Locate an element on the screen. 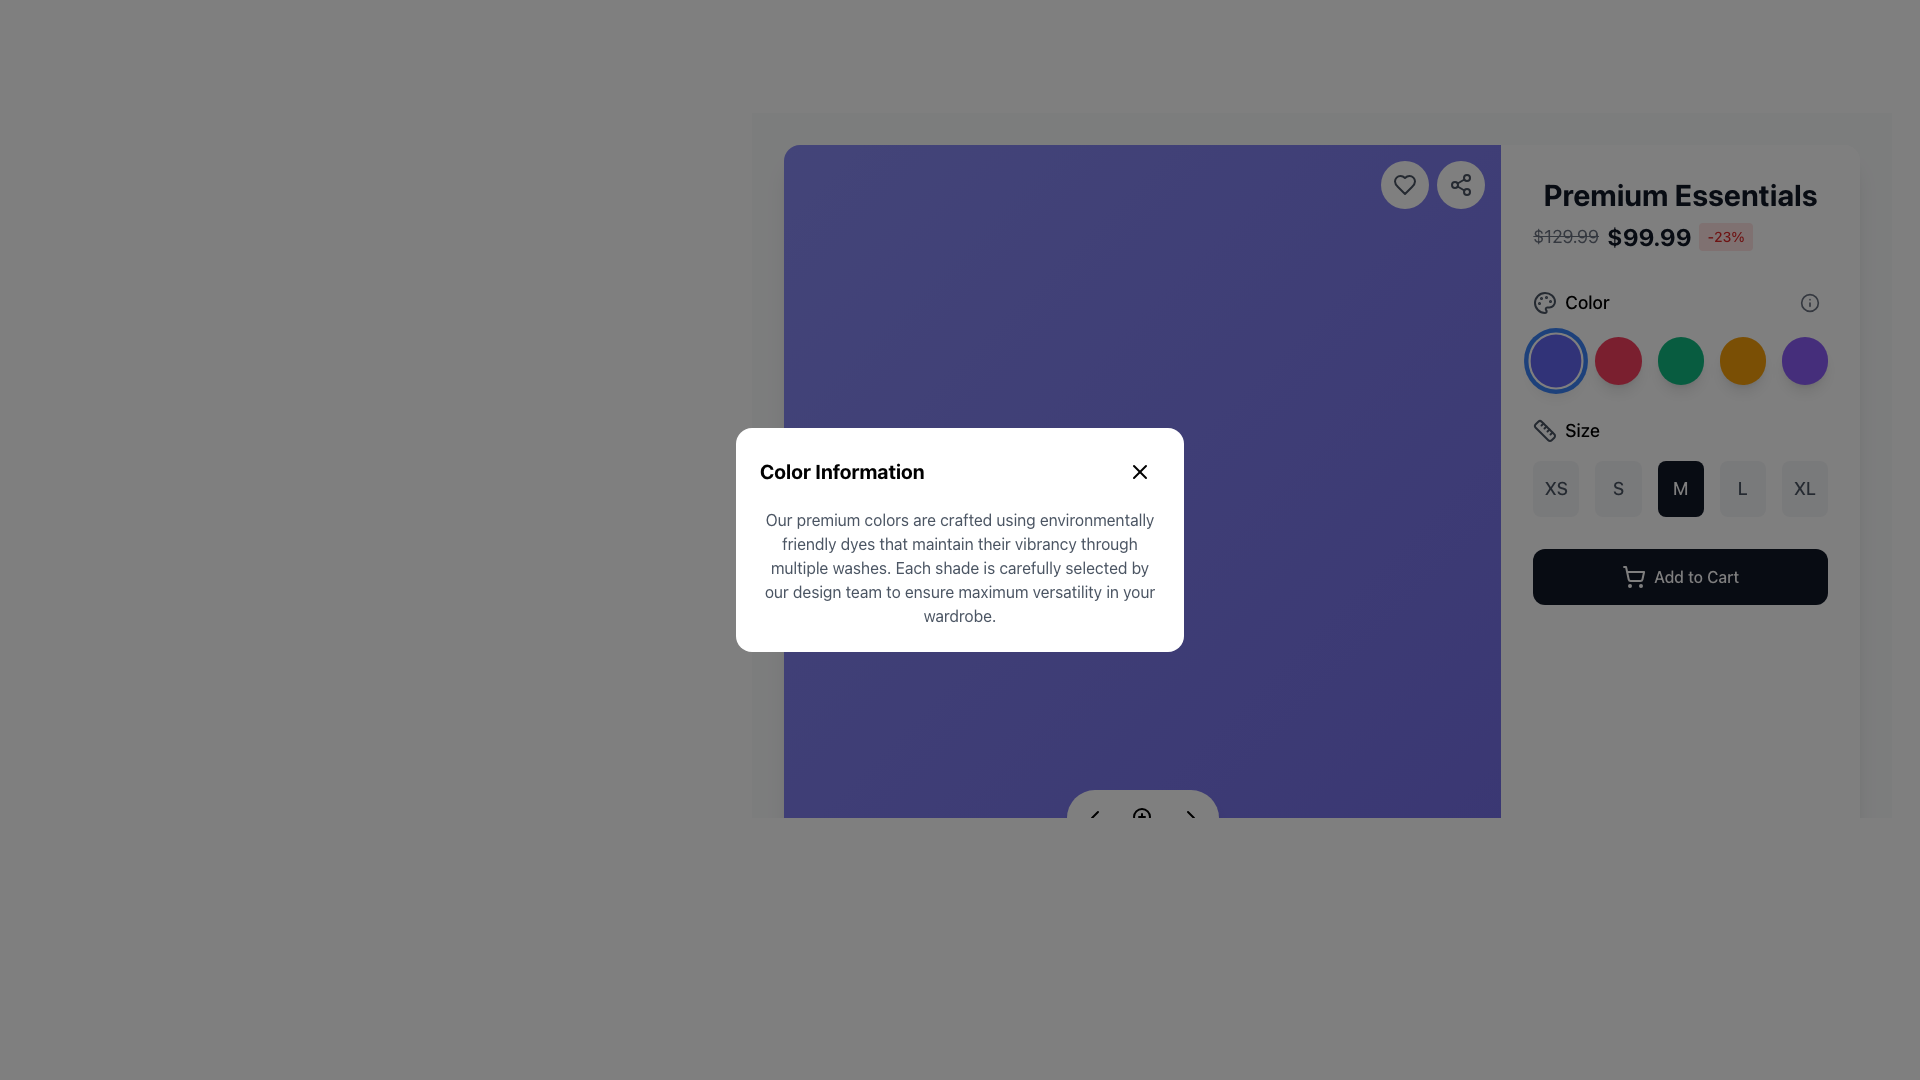 The height and width of the screenshot is (1080, 1920). the fourth circular golden color selection button located near the top-right section of the interface is located at coordinates (1741, 361).